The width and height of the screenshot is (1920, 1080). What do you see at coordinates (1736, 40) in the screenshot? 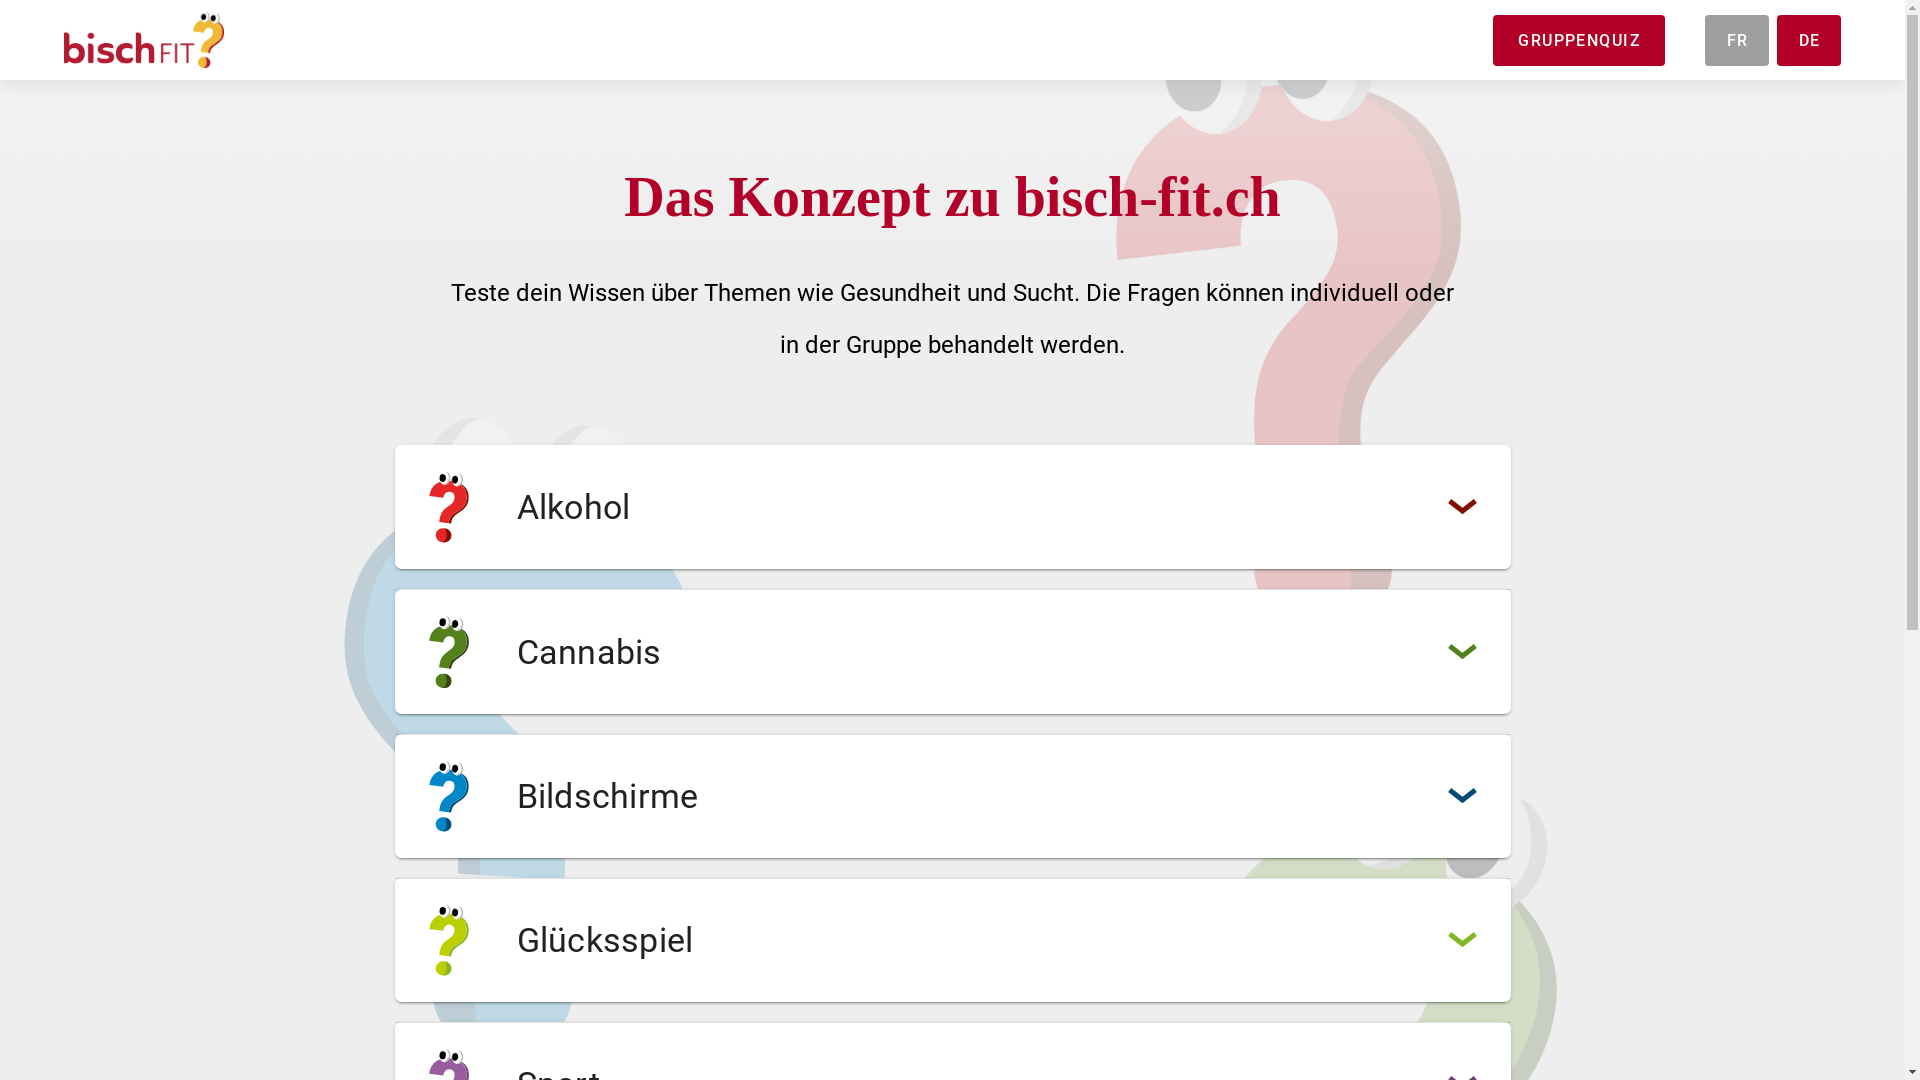
I see `'FR'` at bounding box center [1736, 40].